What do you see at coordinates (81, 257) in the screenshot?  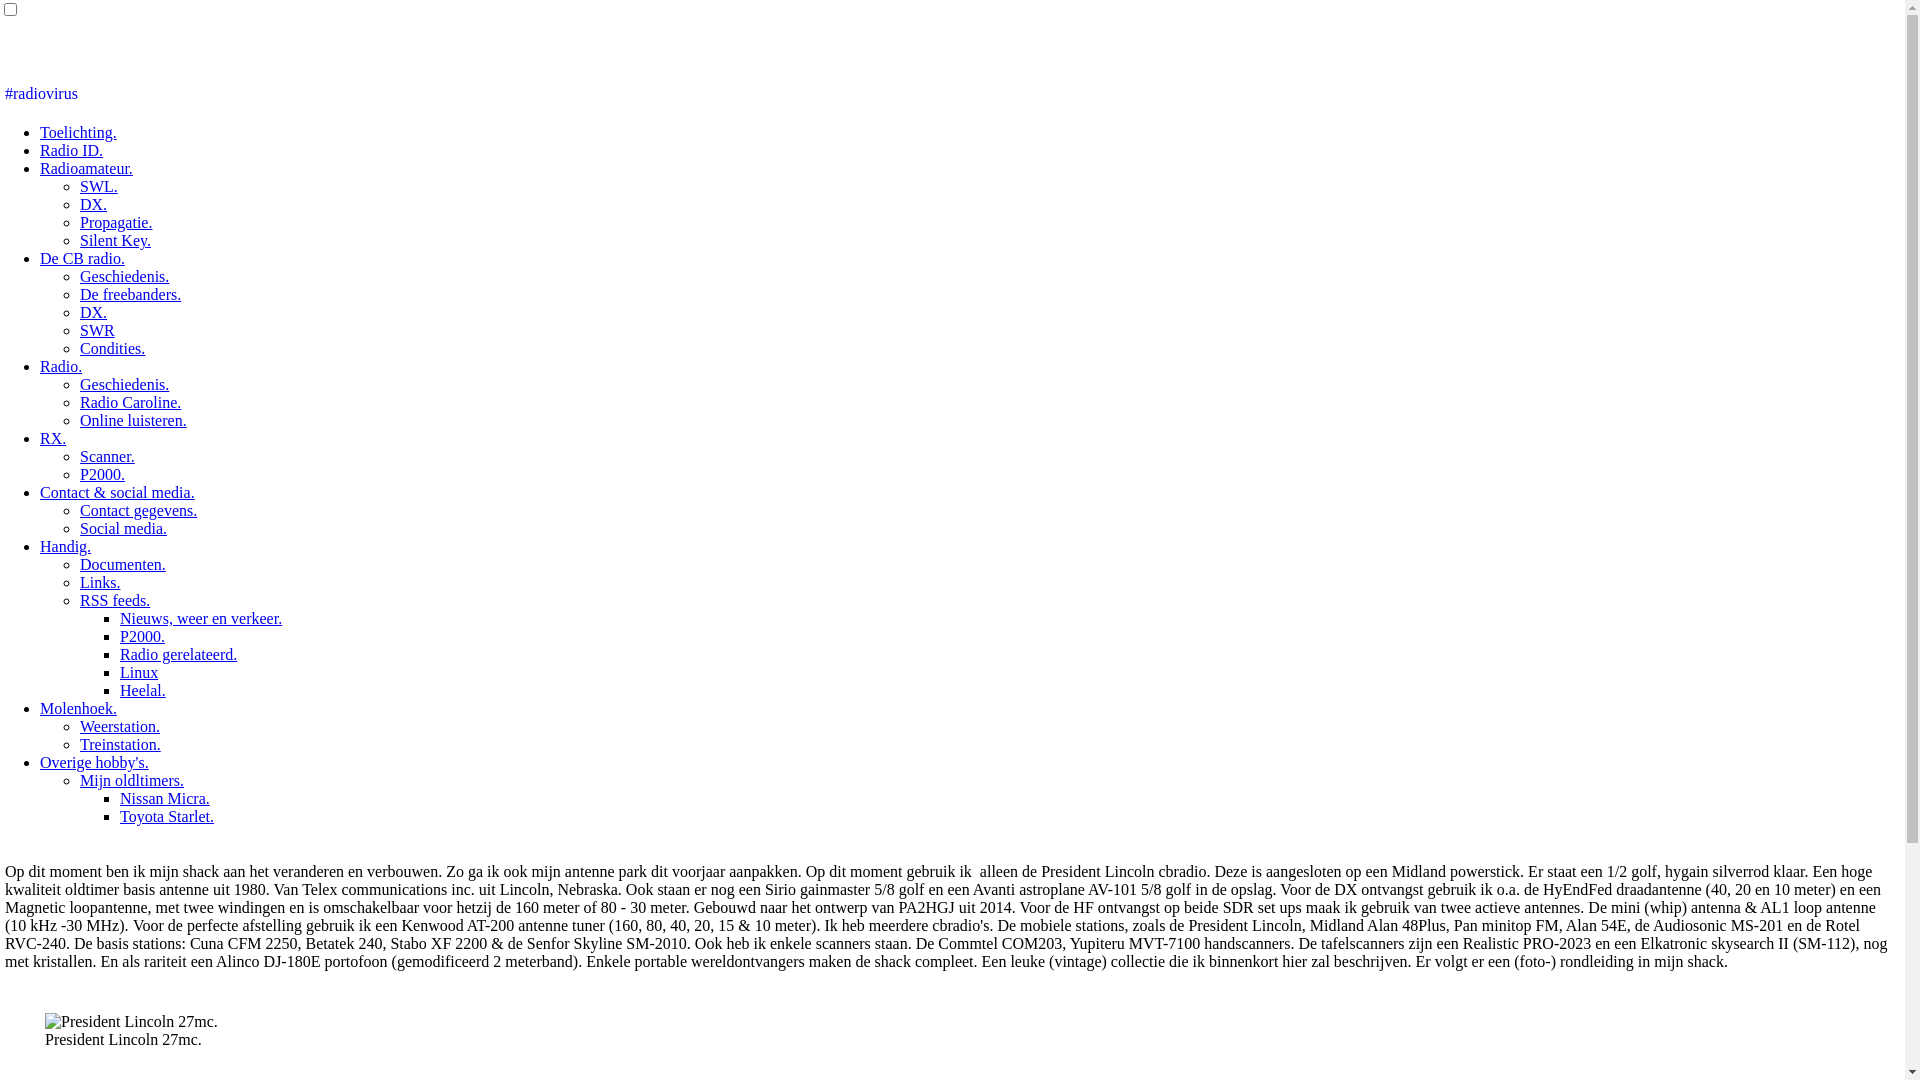 I see `'De CB radio.'` at bounding box center [81, 257].